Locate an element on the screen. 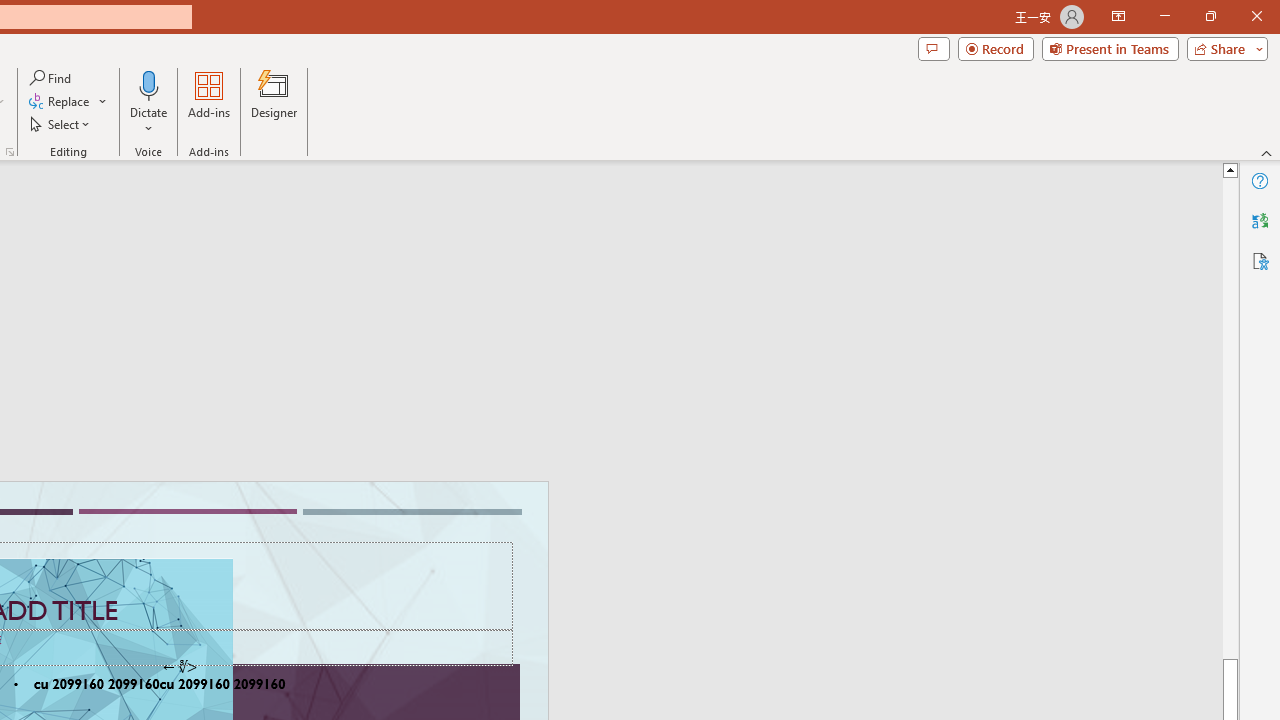  'Designer' is located at coordinates (273, 103).